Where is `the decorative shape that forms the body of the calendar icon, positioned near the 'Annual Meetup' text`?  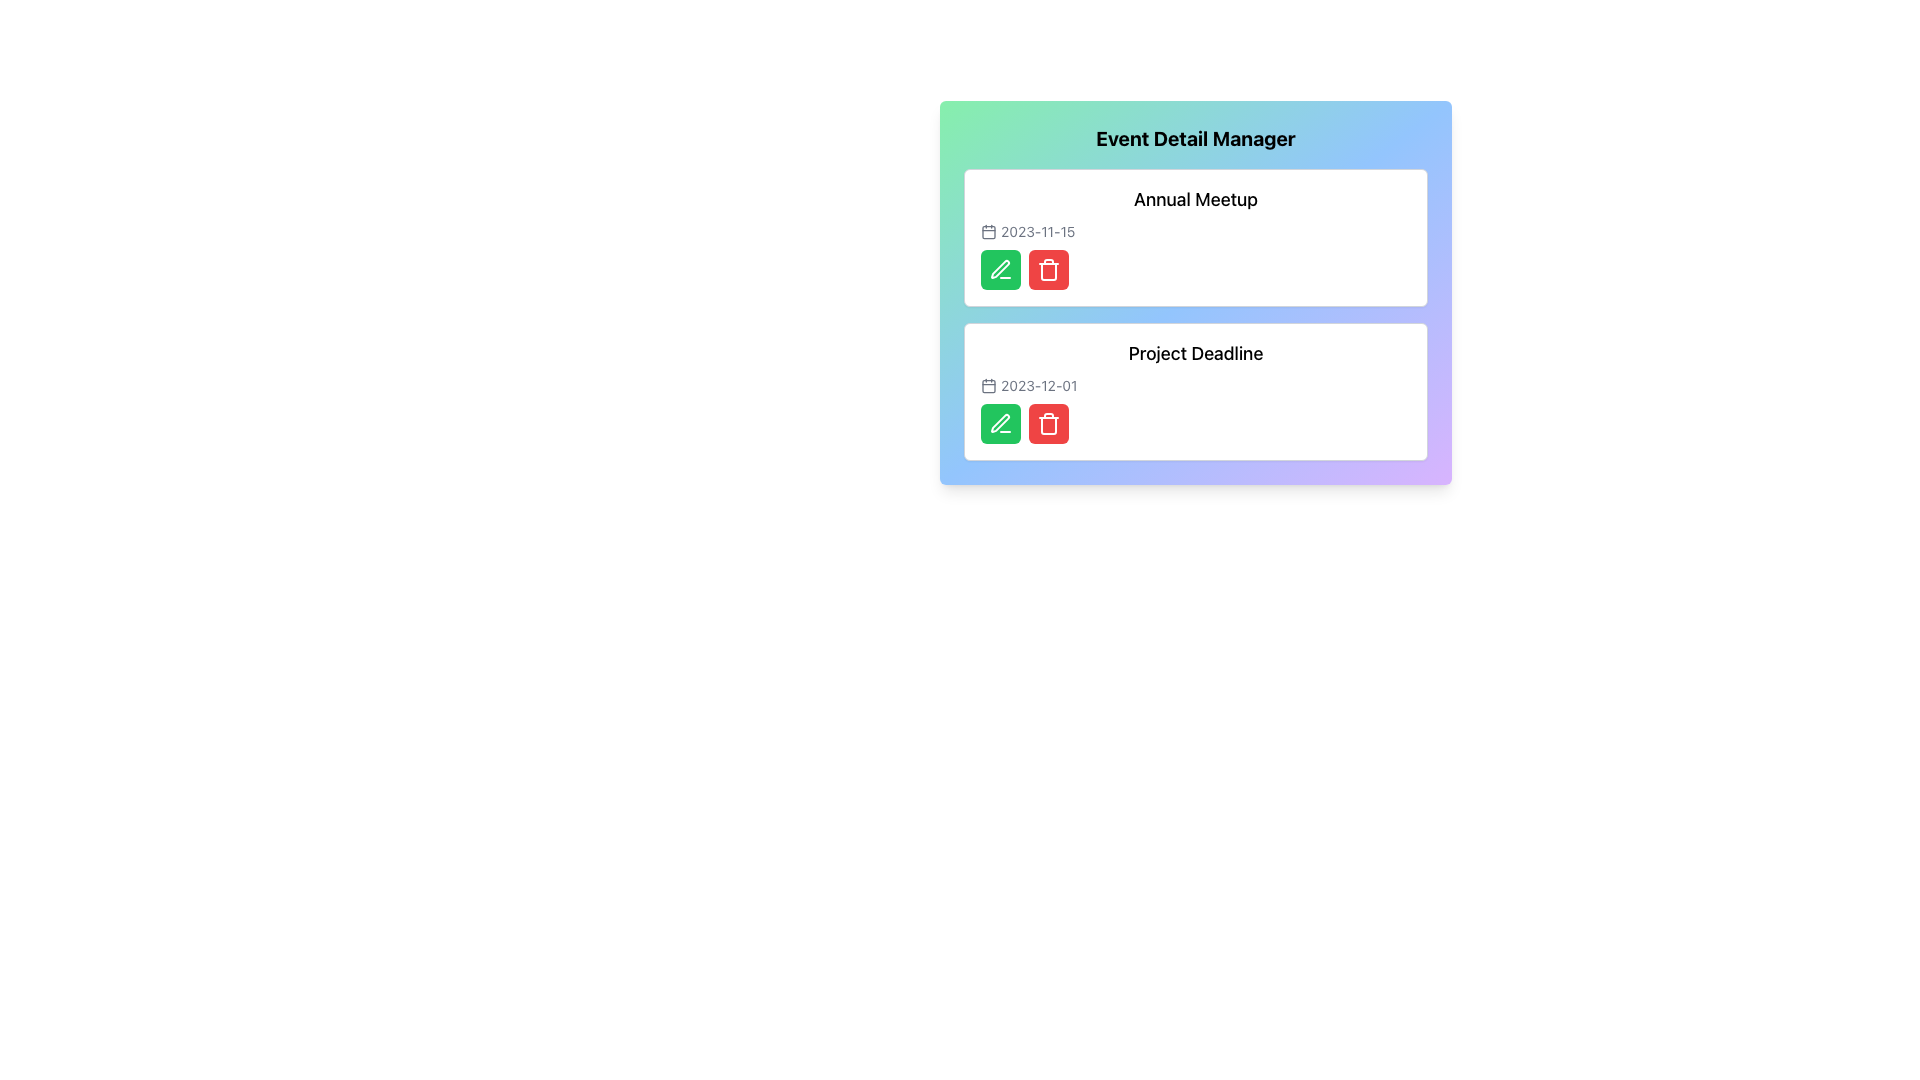
the decorative shape that forms the body of the calendar icon, positioned near the 'Annual Meetup' text is located at coordinates (988, 230).